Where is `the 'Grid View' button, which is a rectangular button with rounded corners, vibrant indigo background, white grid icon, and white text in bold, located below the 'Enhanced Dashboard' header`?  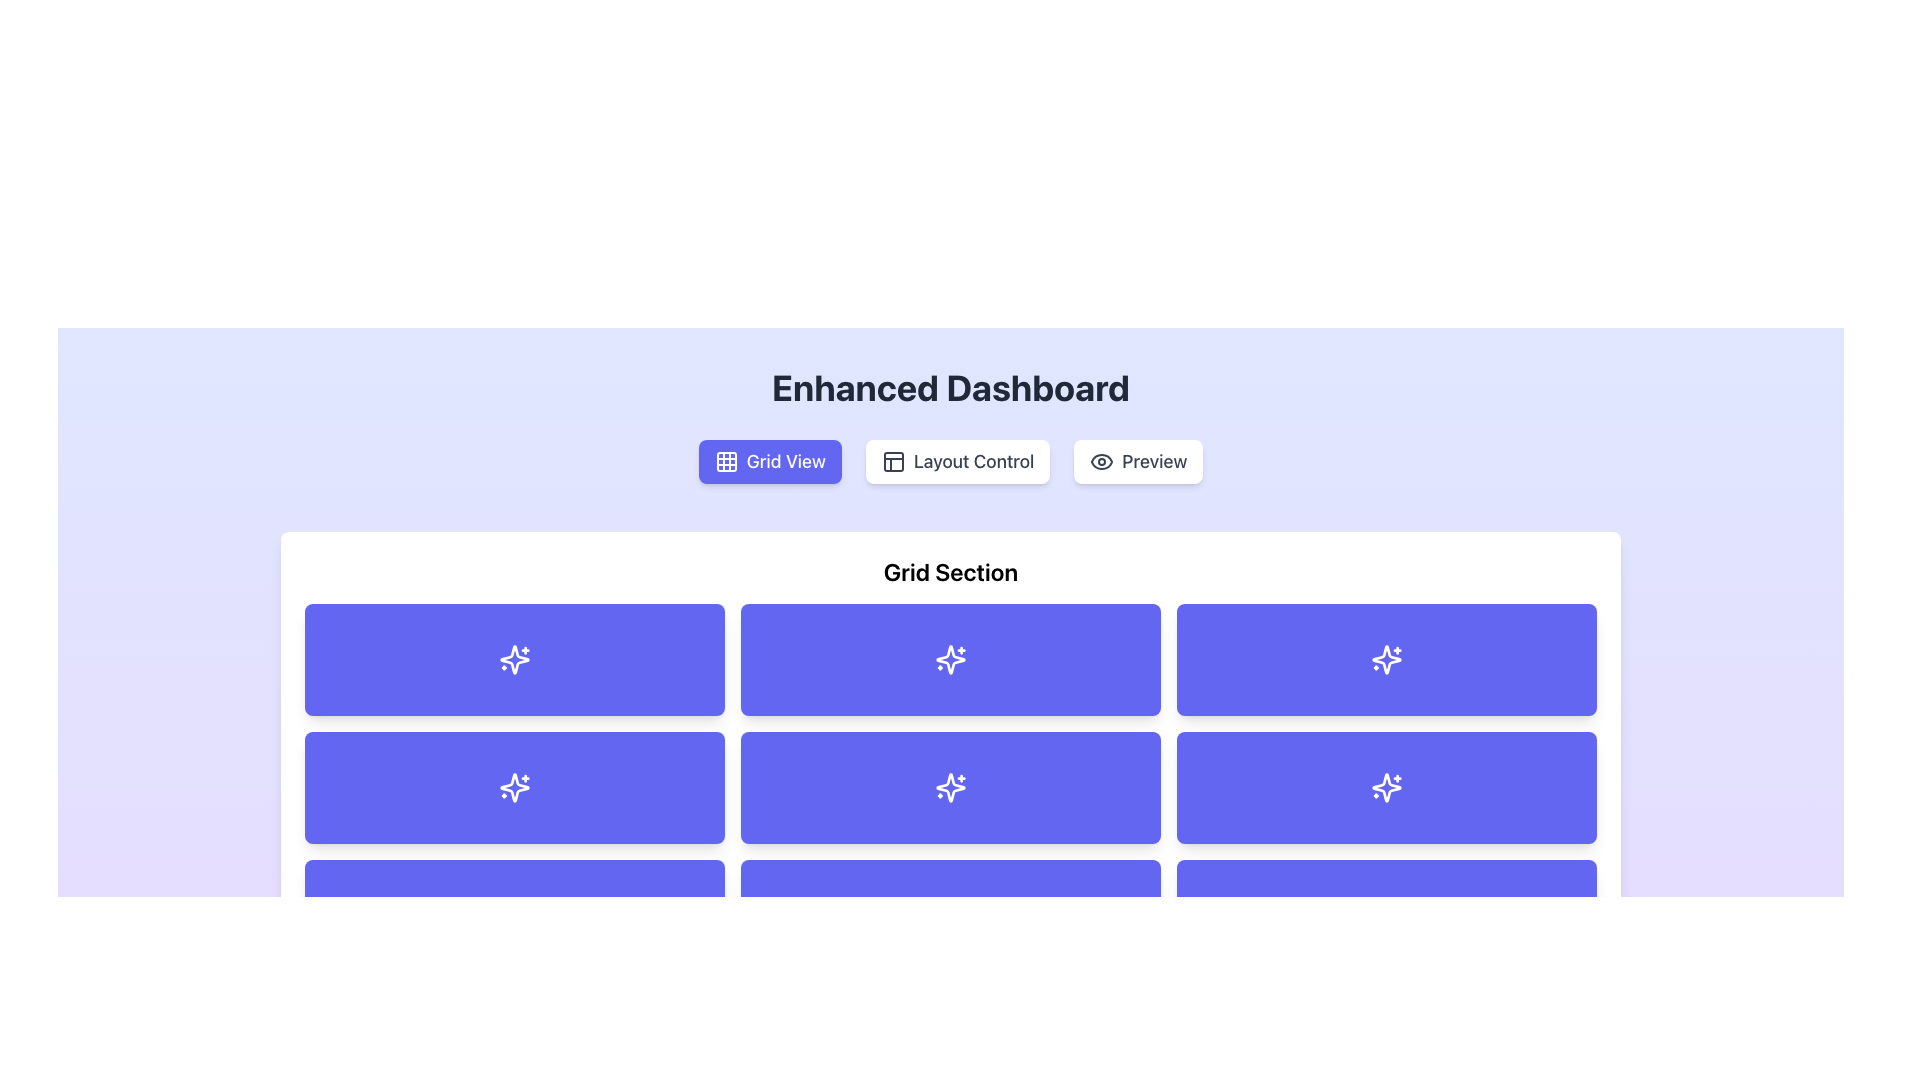
the 'Grid View' button, which is a rectangular button with rounded corners, vibrant indigo background, white grid icon, and white text in bold, located below the 'Enhanced Dashboard' header is located at coordinates (769, 462).